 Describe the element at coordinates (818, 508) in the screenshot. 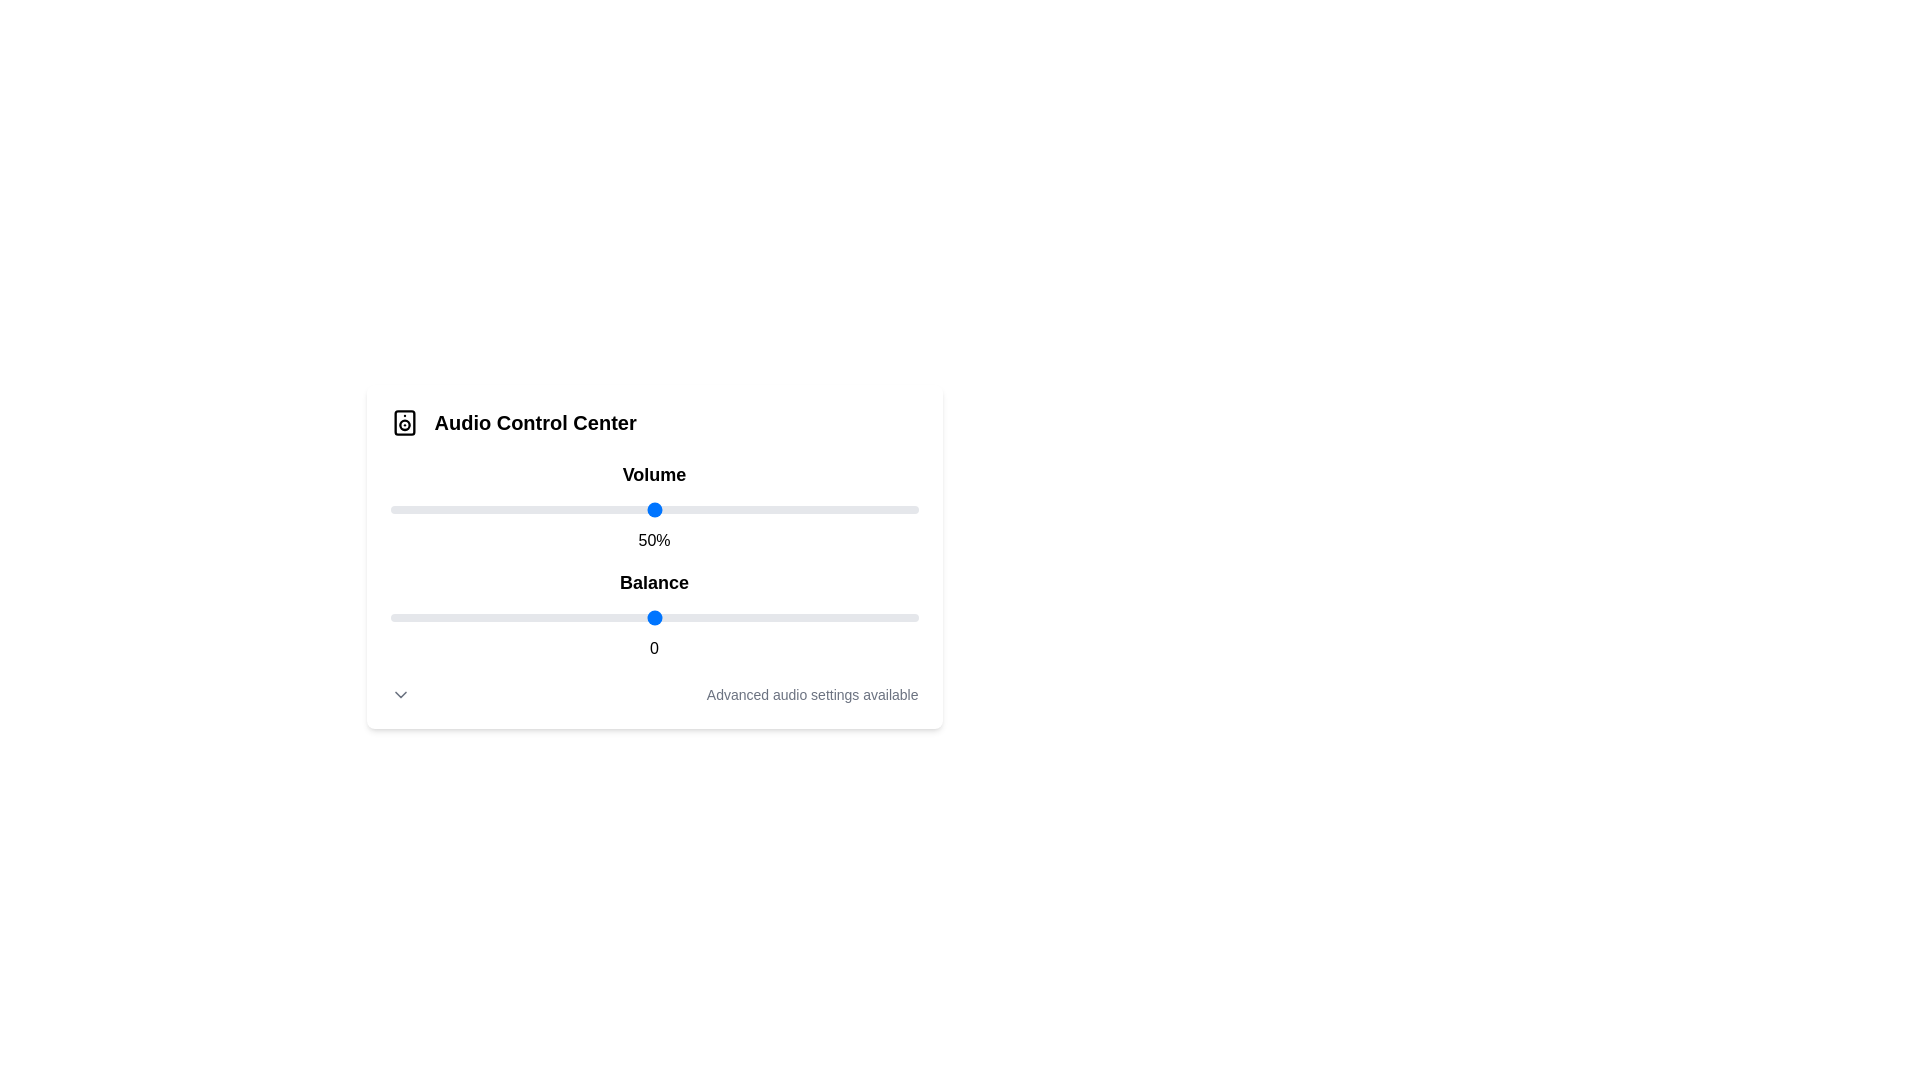

I see `the volume slider to 81%` at that location.